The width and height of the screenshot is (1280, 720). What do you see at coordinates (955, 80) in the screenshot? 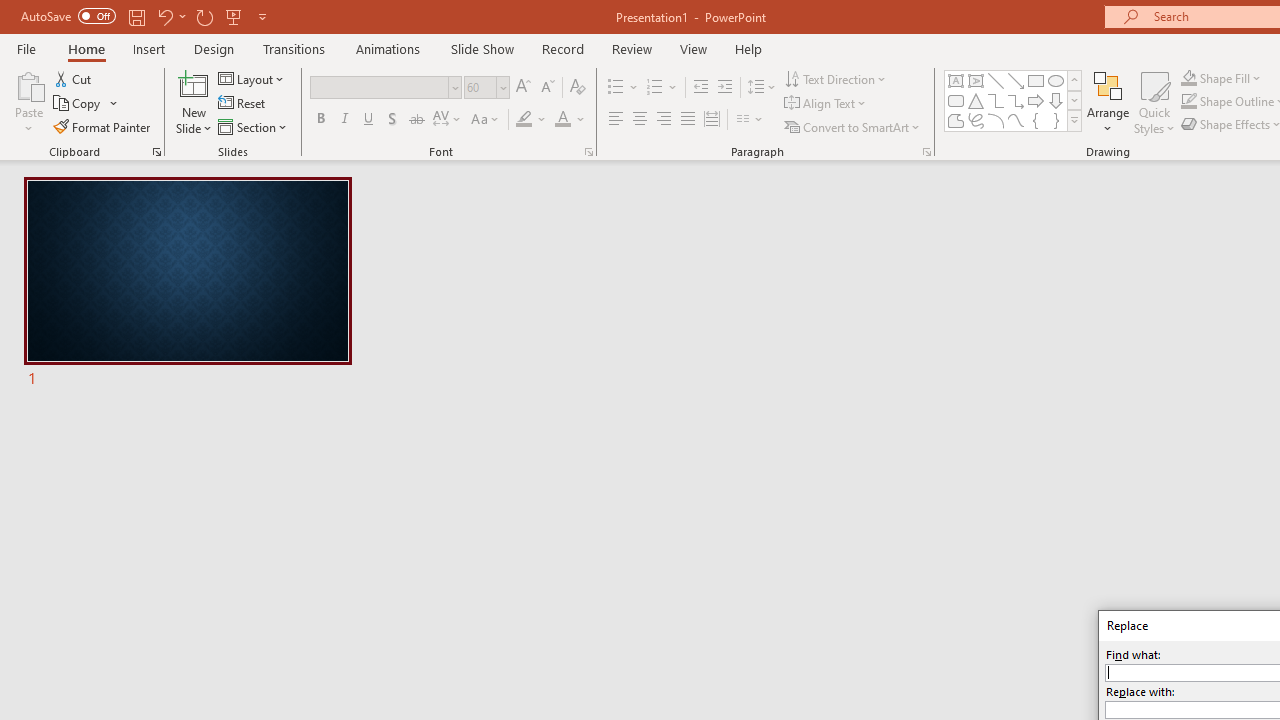
I see `'Text Box'` at bounding box center [955, 80].